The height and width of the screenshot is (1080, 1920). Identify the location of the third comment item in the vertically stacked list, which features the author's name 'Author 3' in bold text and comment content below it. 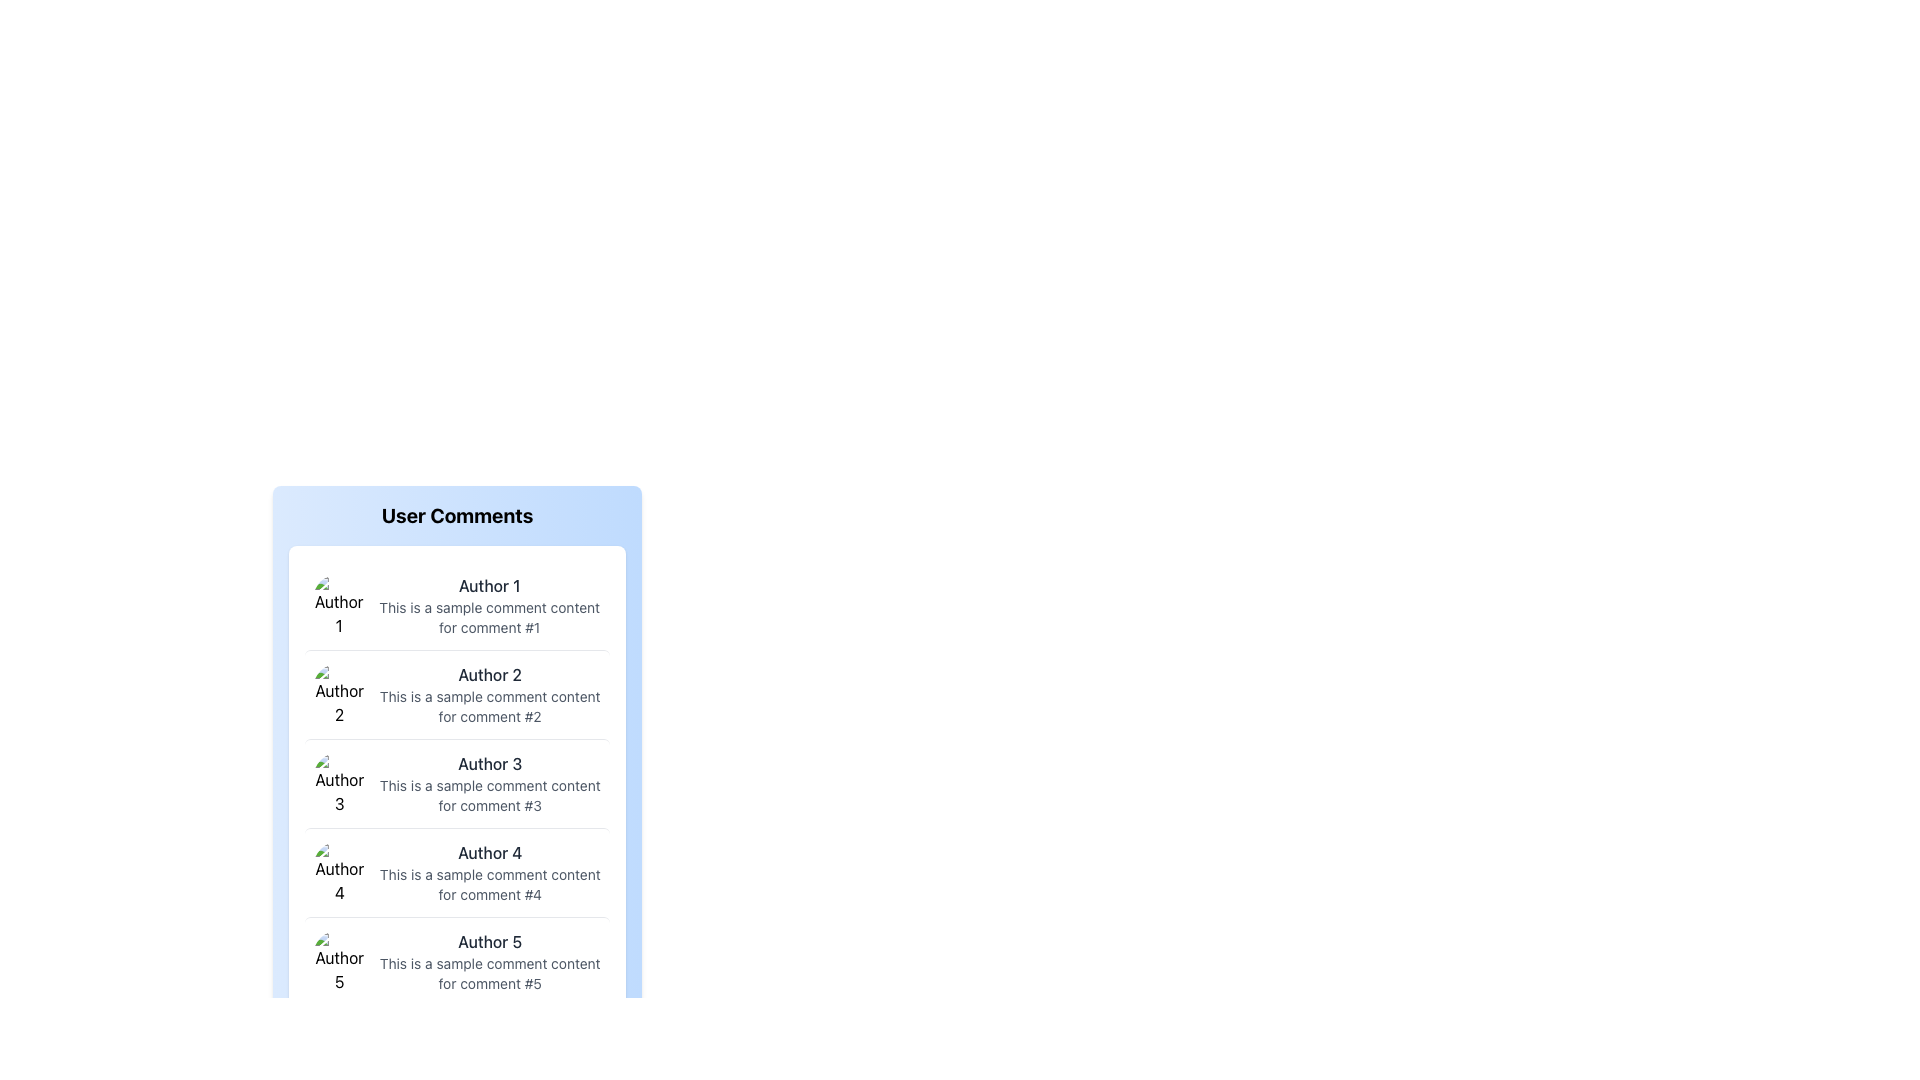
(456, 782).